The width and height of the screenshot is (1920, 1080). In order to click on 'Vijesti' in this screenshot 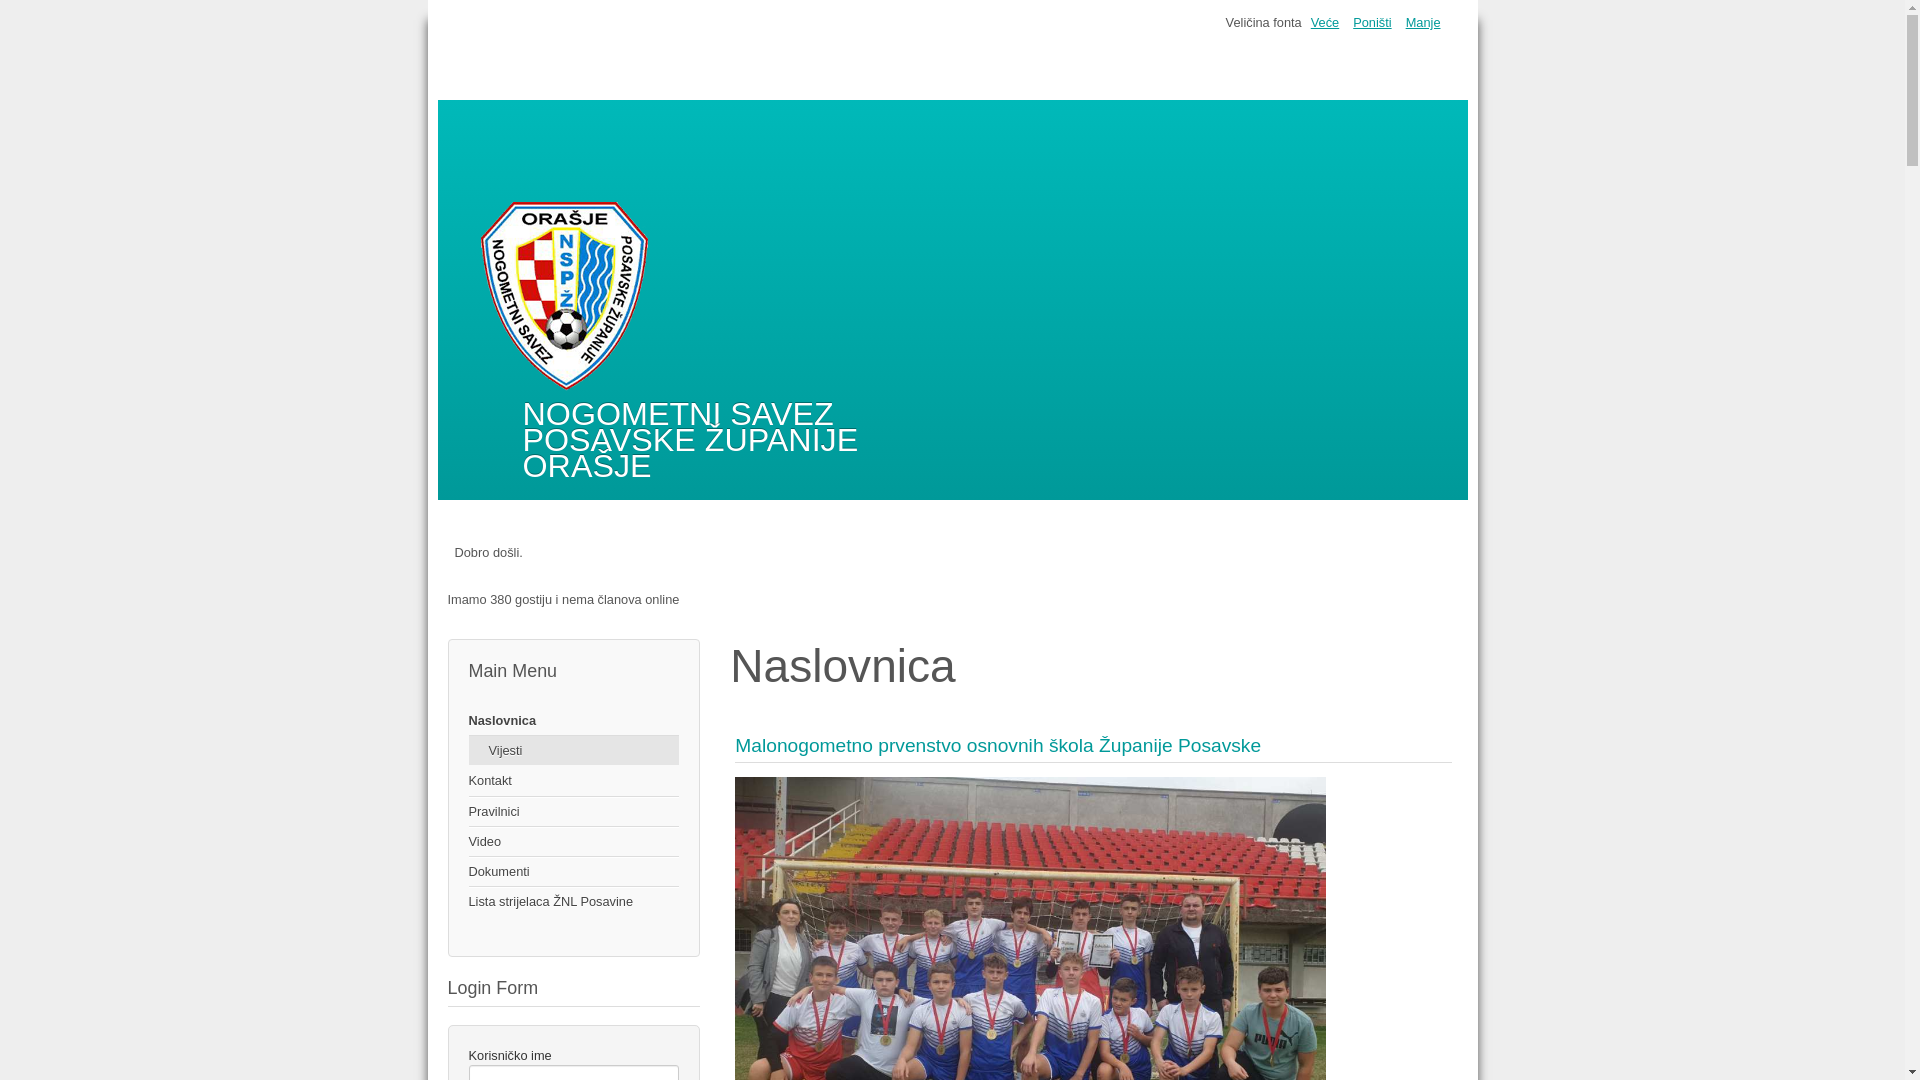, I will do `click(572, 750)`.